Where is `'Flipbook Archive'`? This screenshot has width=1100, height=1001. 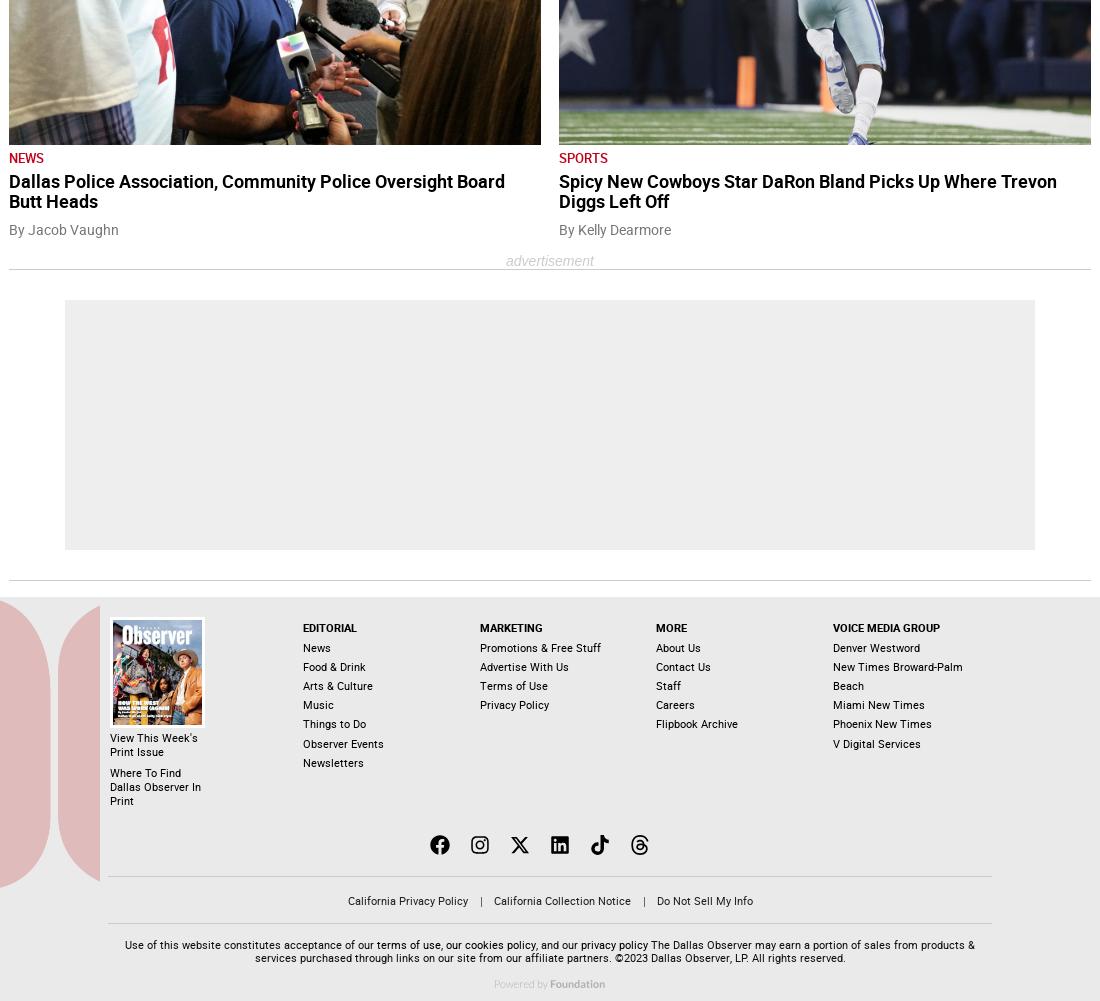 'Flipbook Archive' is located at coordinates (695, 724).